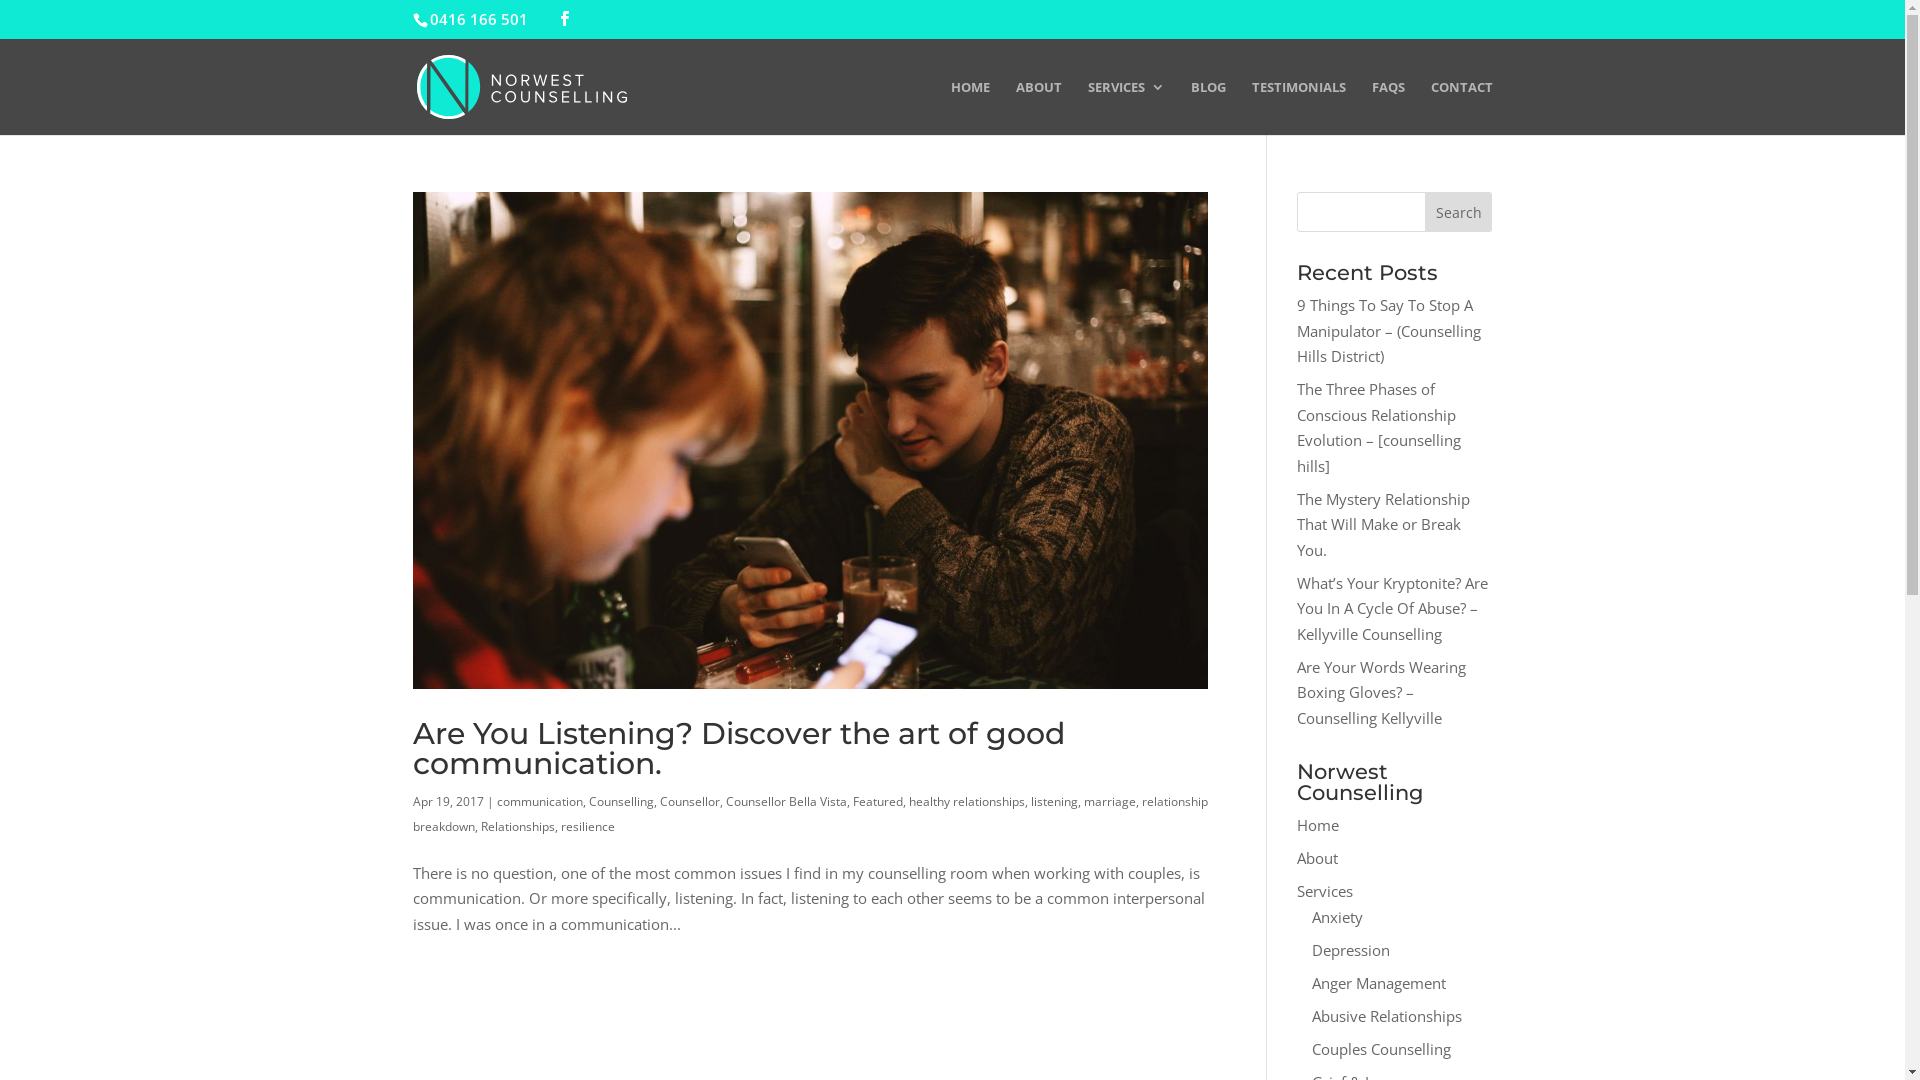 This screenshot has height=1080, width=1920. Describe the element at coordinates (1350, 948) in the screenshot. I see `'Depression'` at that location.